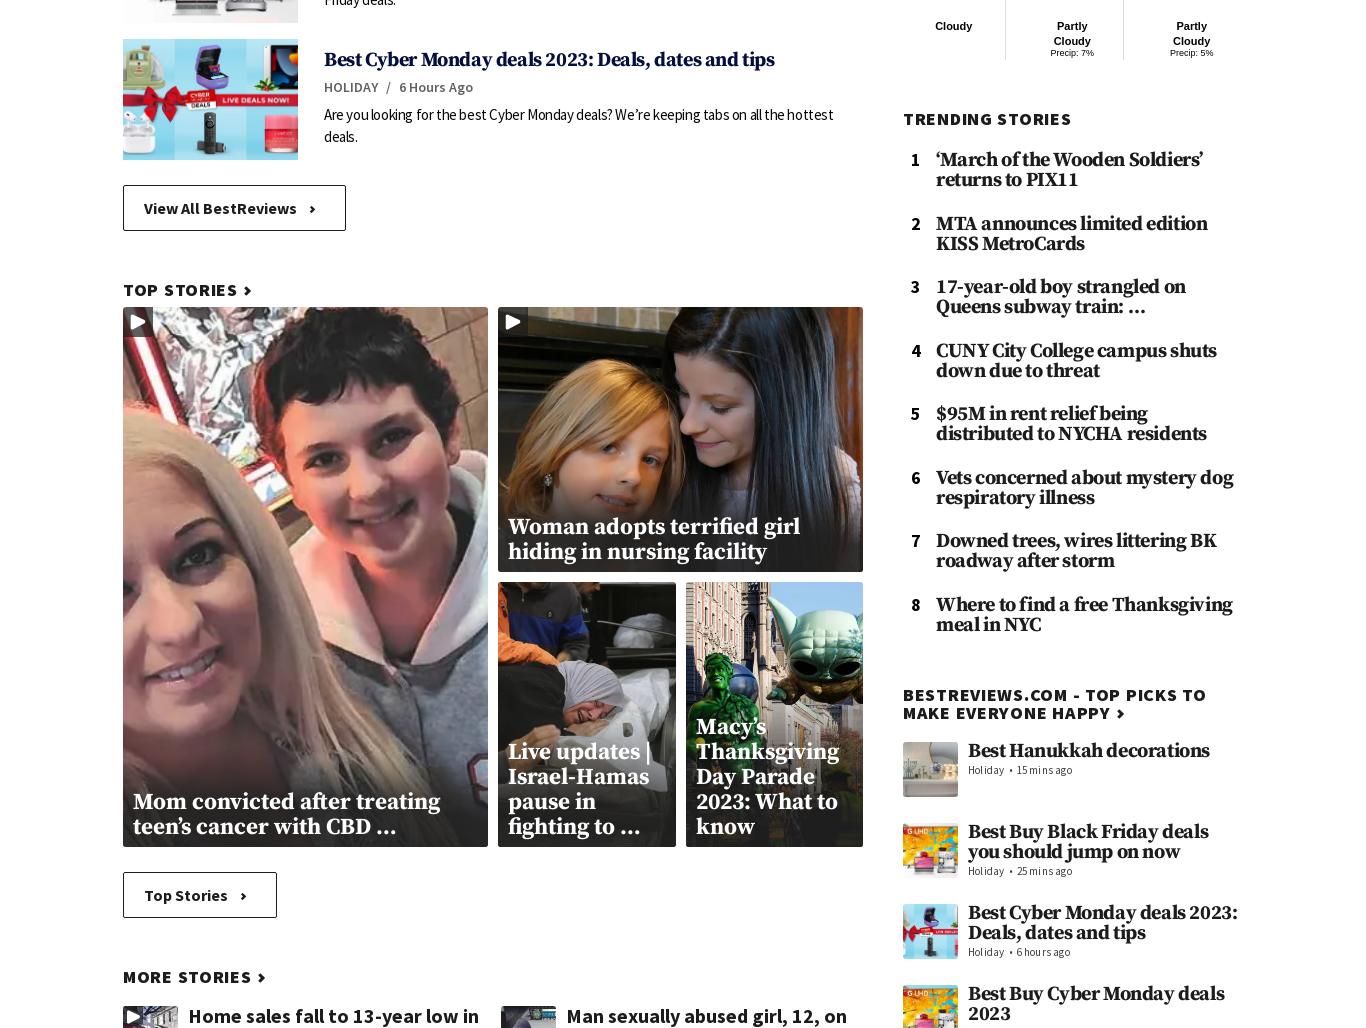  Describe the element at coordinates (766, 777) in the screenshot. I see `'Macy’s Thanksgiving Day Parade 2023: What to know'` at that location.